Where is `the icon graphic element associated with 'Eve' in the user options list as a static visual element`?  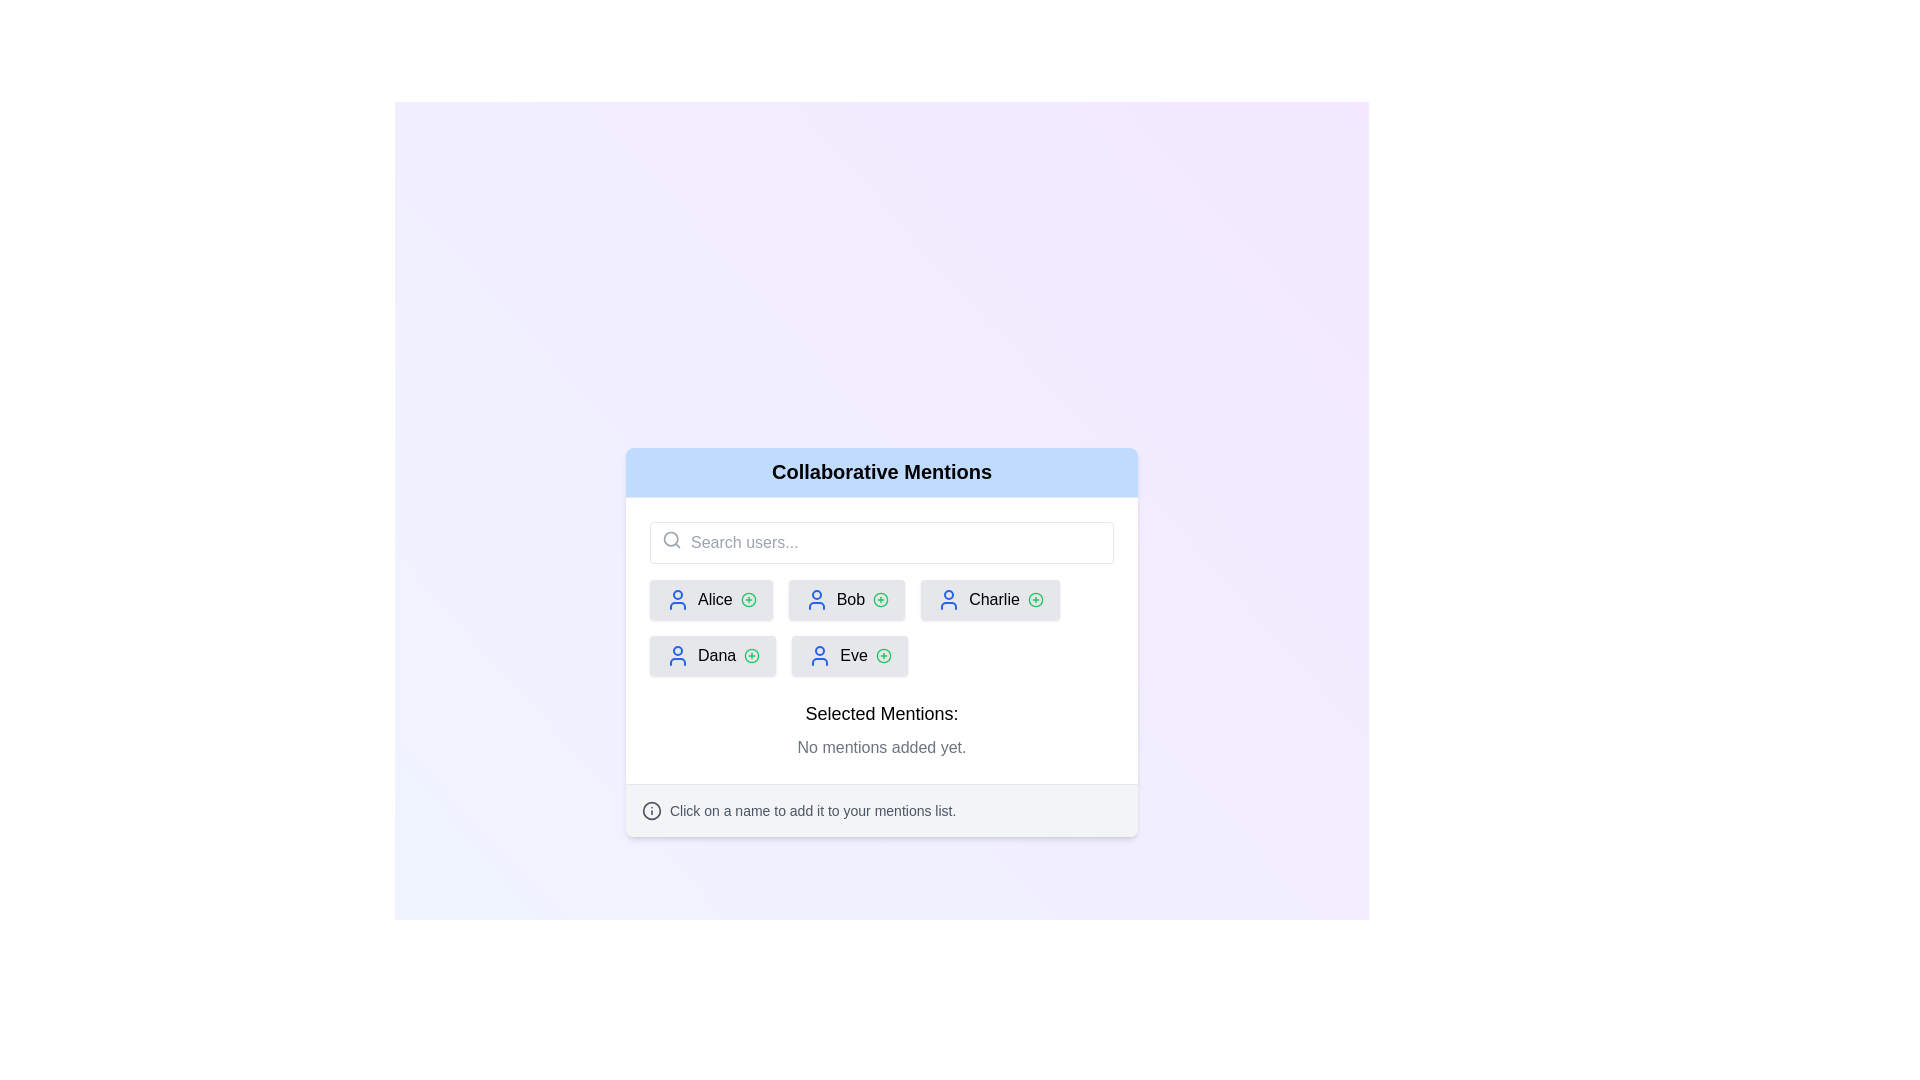
the icon graphic element associated with 'Eve' in the user options list as a static visual element is located at coordinates (882, 655).